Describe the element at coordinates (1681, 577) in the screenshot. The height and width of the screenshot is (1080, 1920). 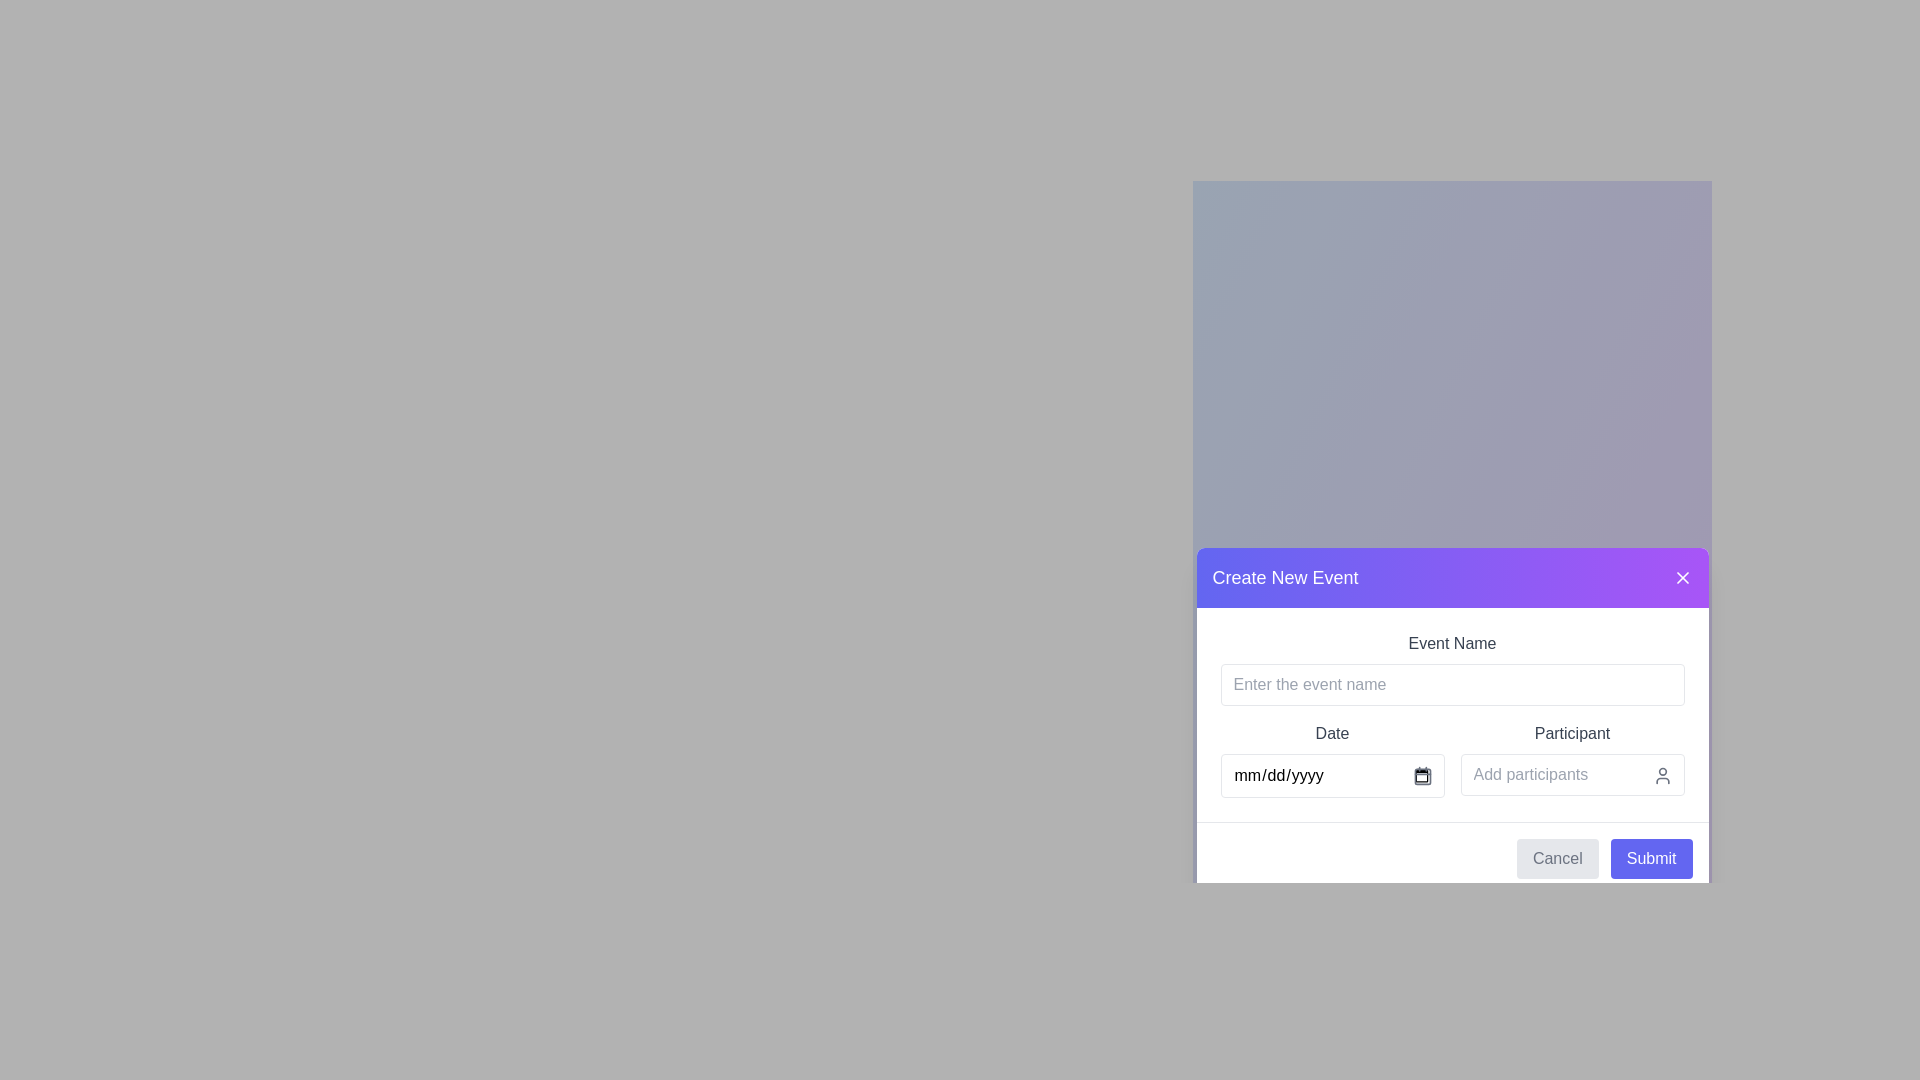
I see `the circular button with a white 'X' icon located in the top right corner of the modal header` at that location.